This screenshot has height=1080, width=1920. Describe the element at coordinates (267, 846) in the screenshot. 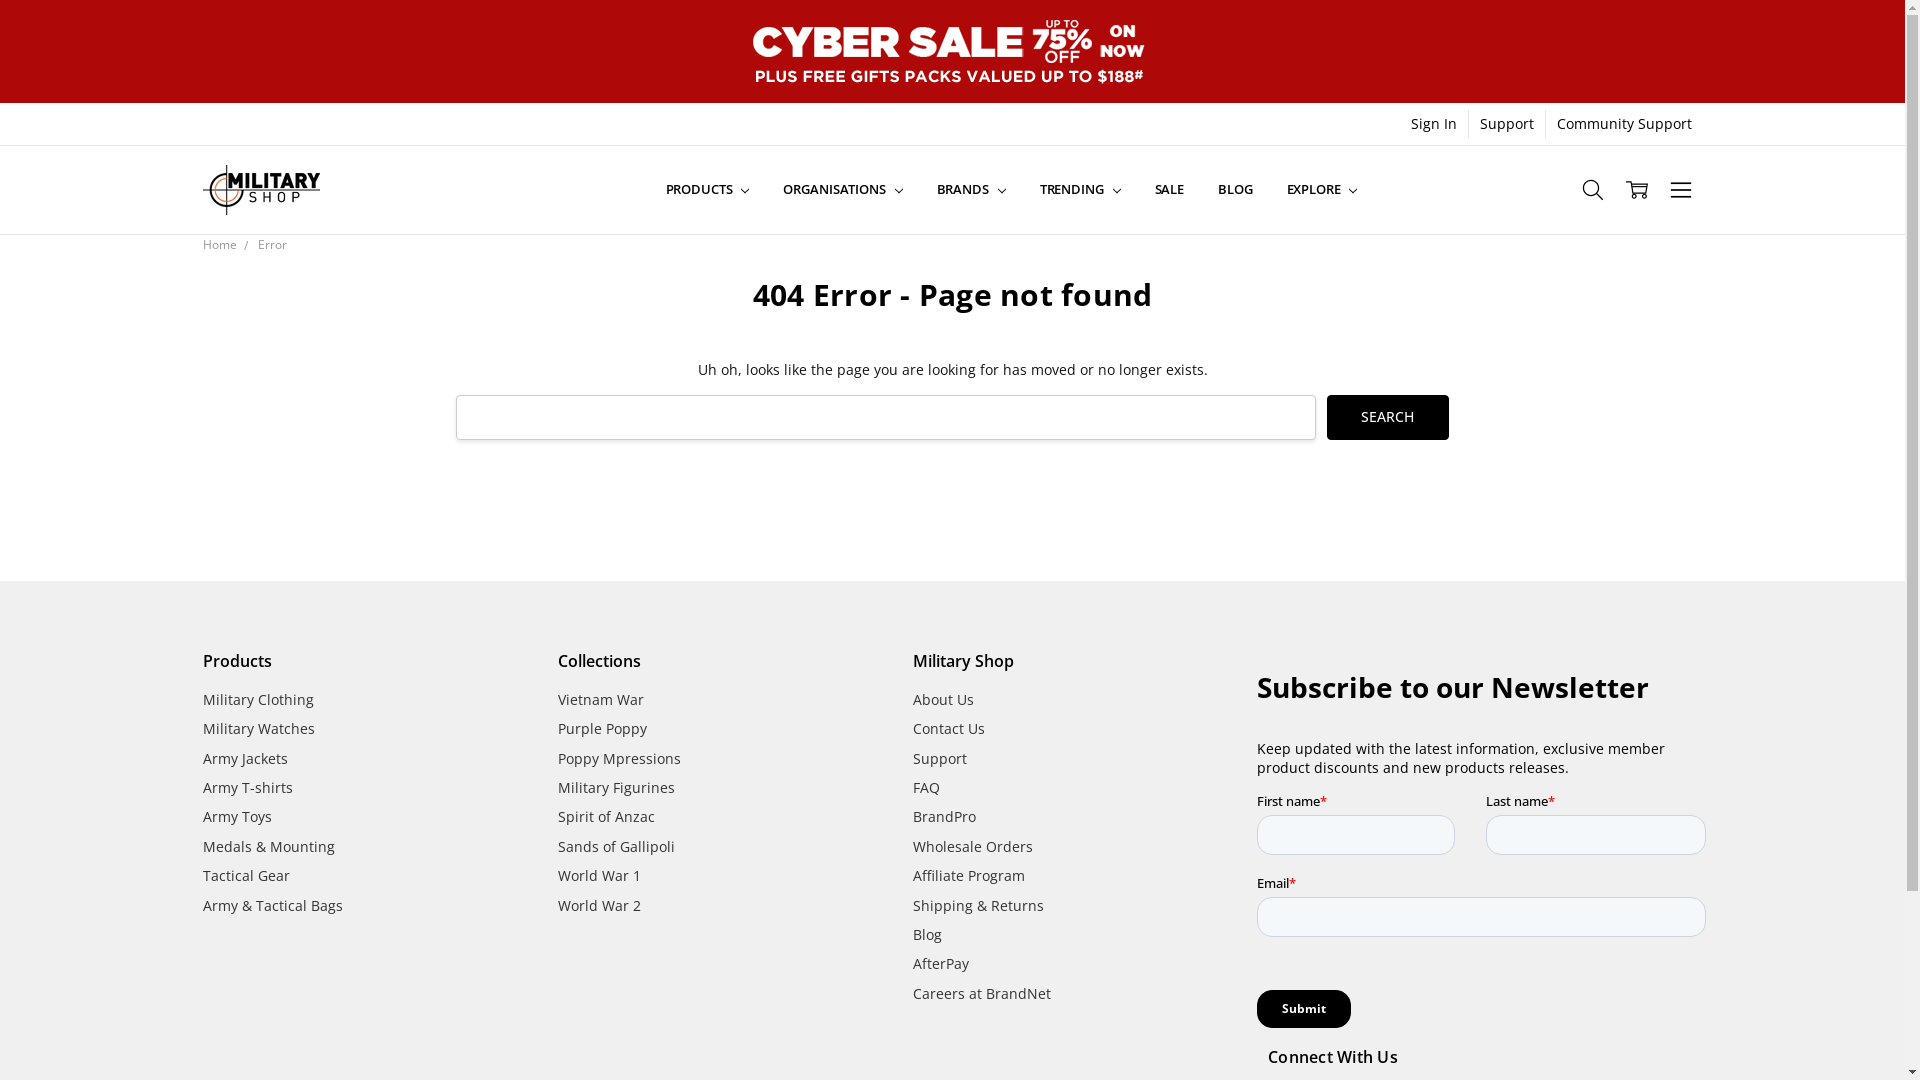

I see `'Medals & Mounting'` at that location.